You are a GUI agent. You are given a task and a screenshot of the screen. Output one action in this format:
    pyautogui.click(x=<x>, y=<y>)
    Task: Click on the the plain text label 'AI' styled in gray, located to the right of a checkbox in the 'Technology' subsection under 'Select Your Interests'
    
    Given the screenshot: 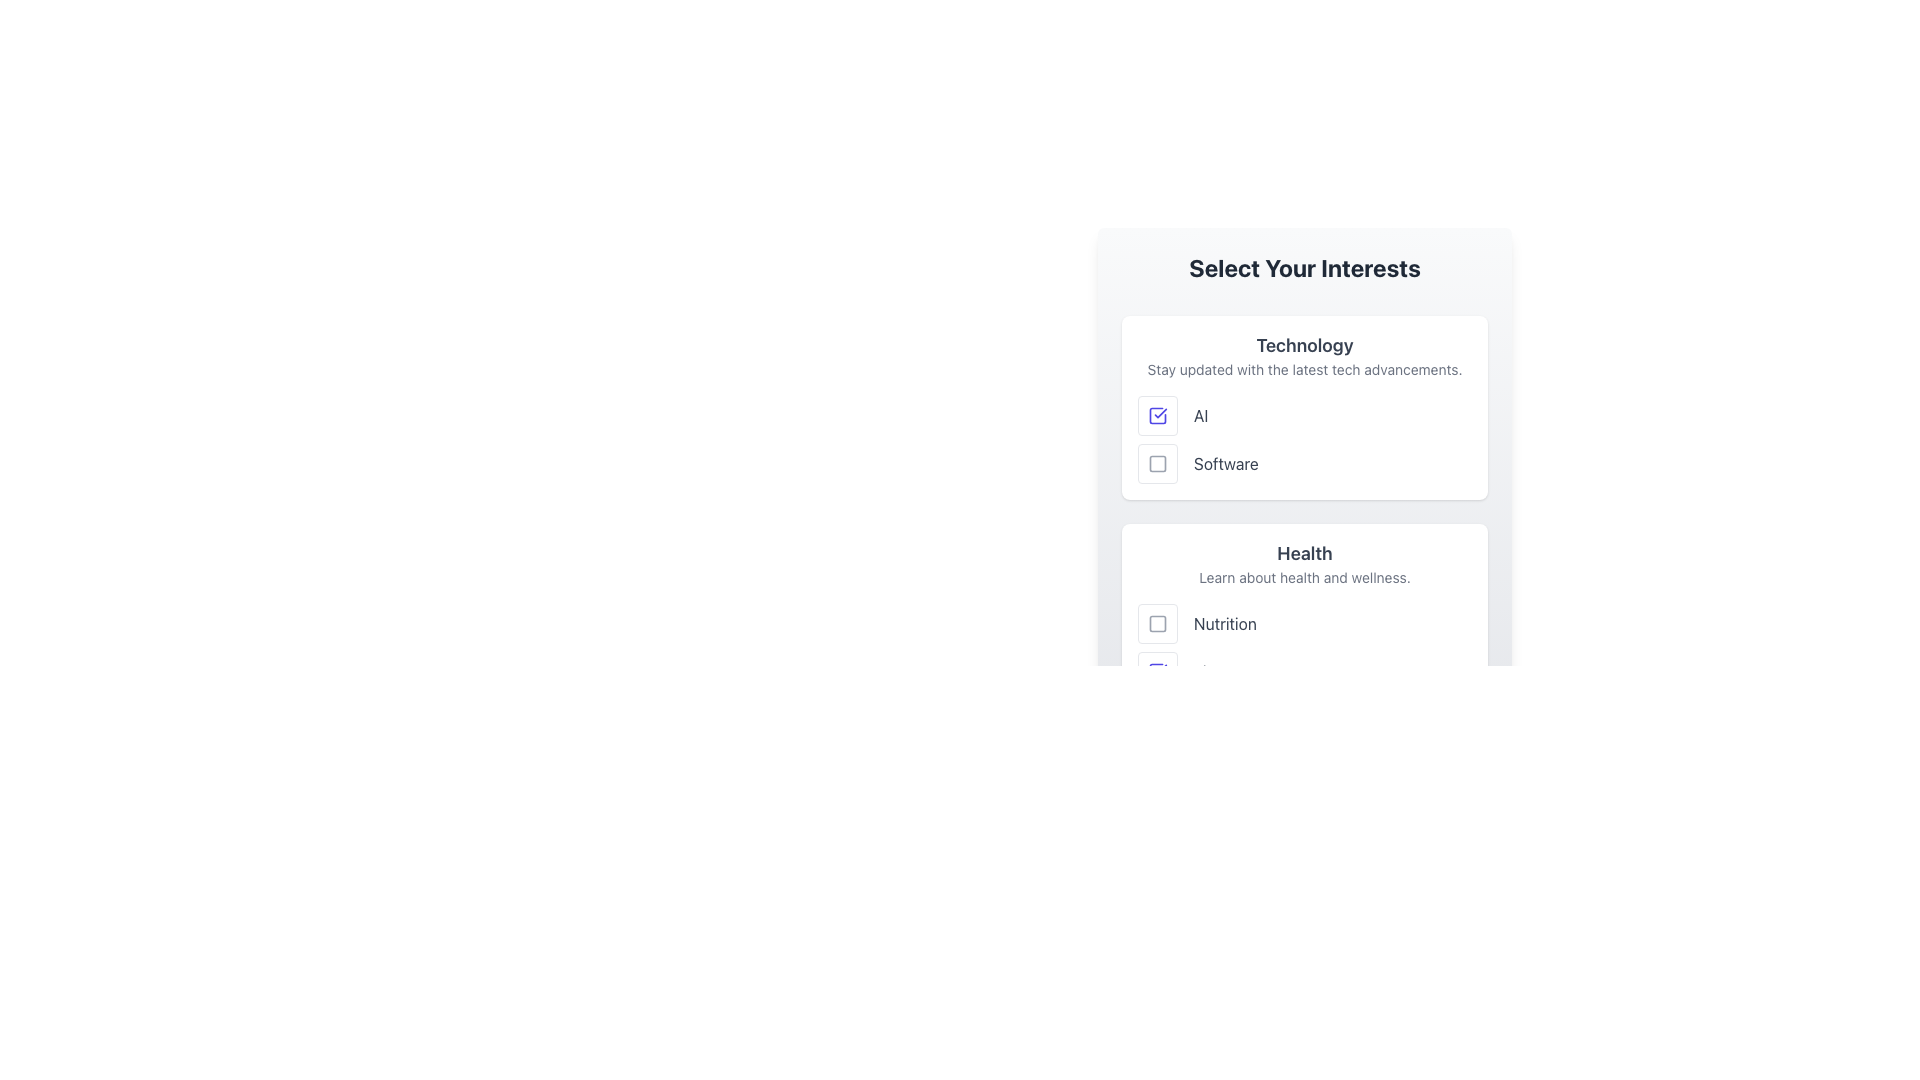 What is the action you would take?
    pyautogui.click(x=1200, y=415)
    